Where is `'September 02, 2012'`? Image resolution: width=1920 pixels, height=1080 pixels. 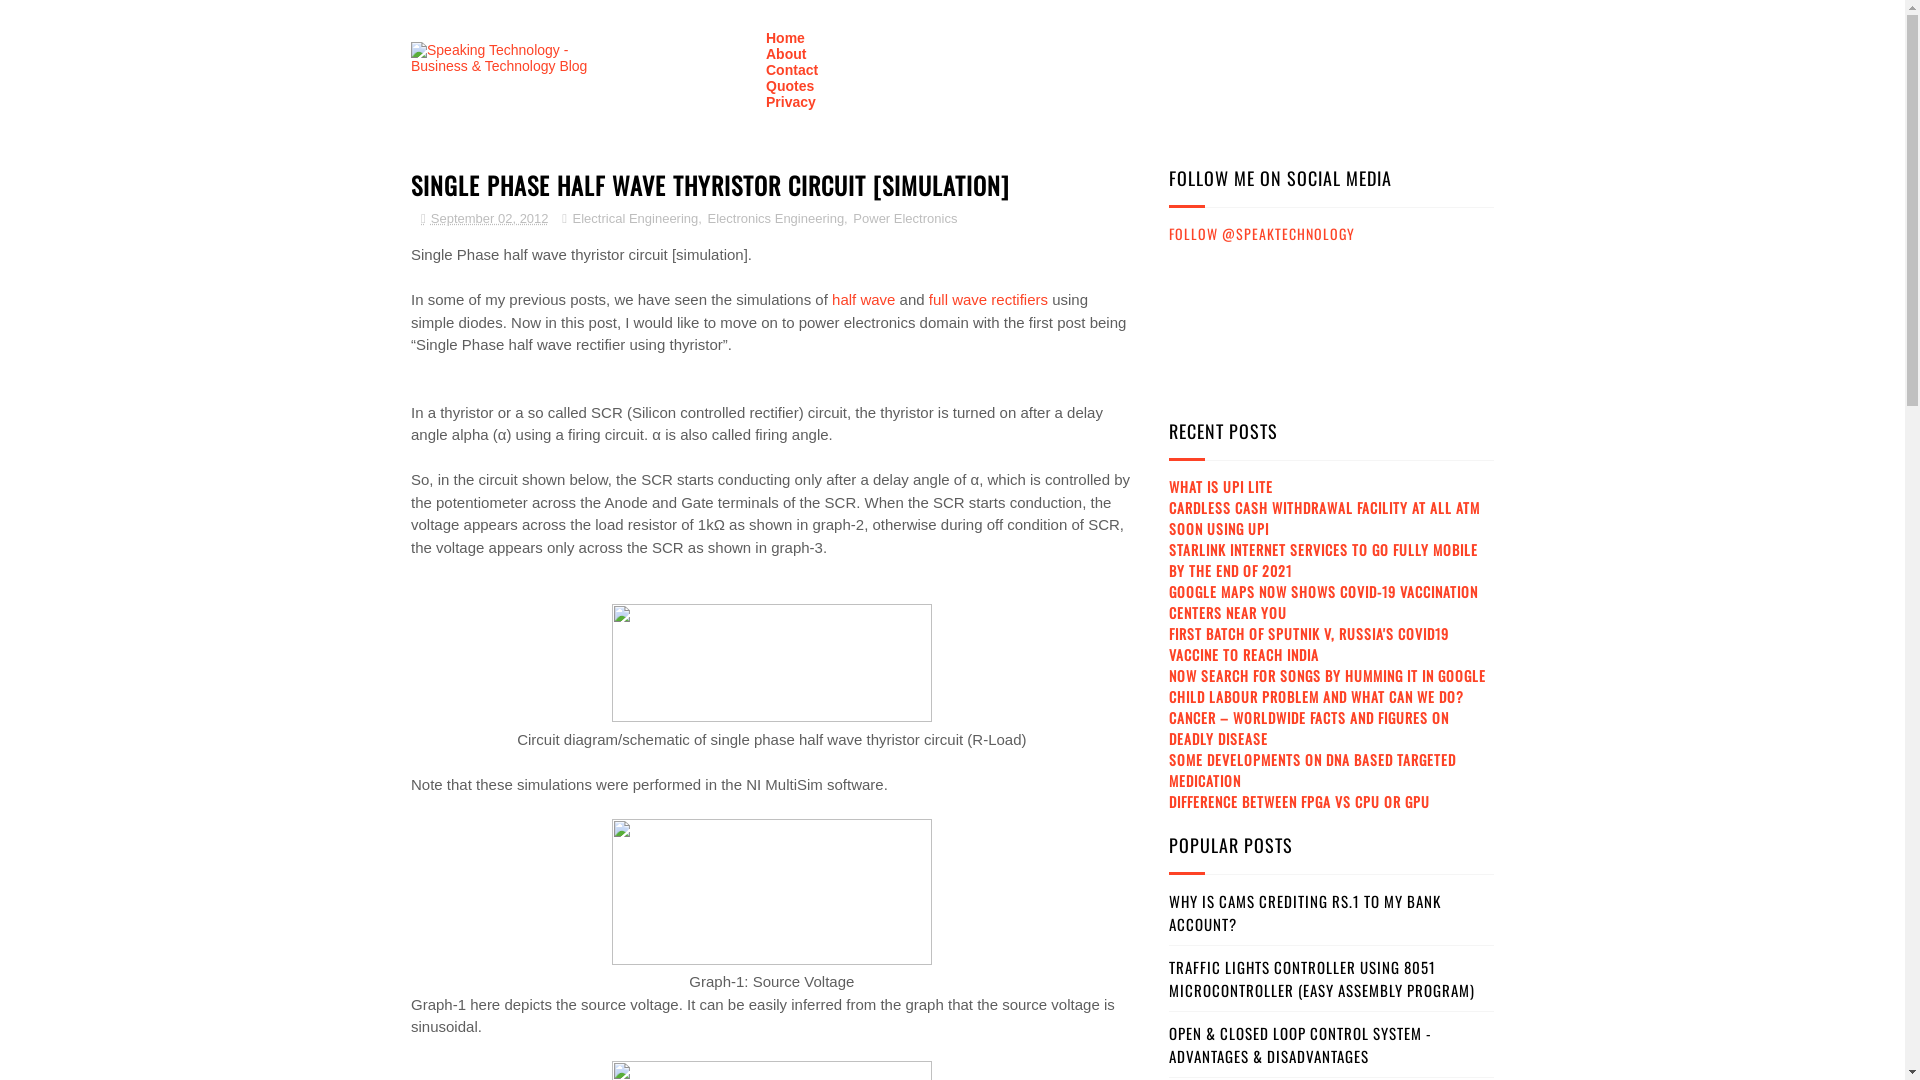 'September 02, 2012' is located at coordinates (484, 218).